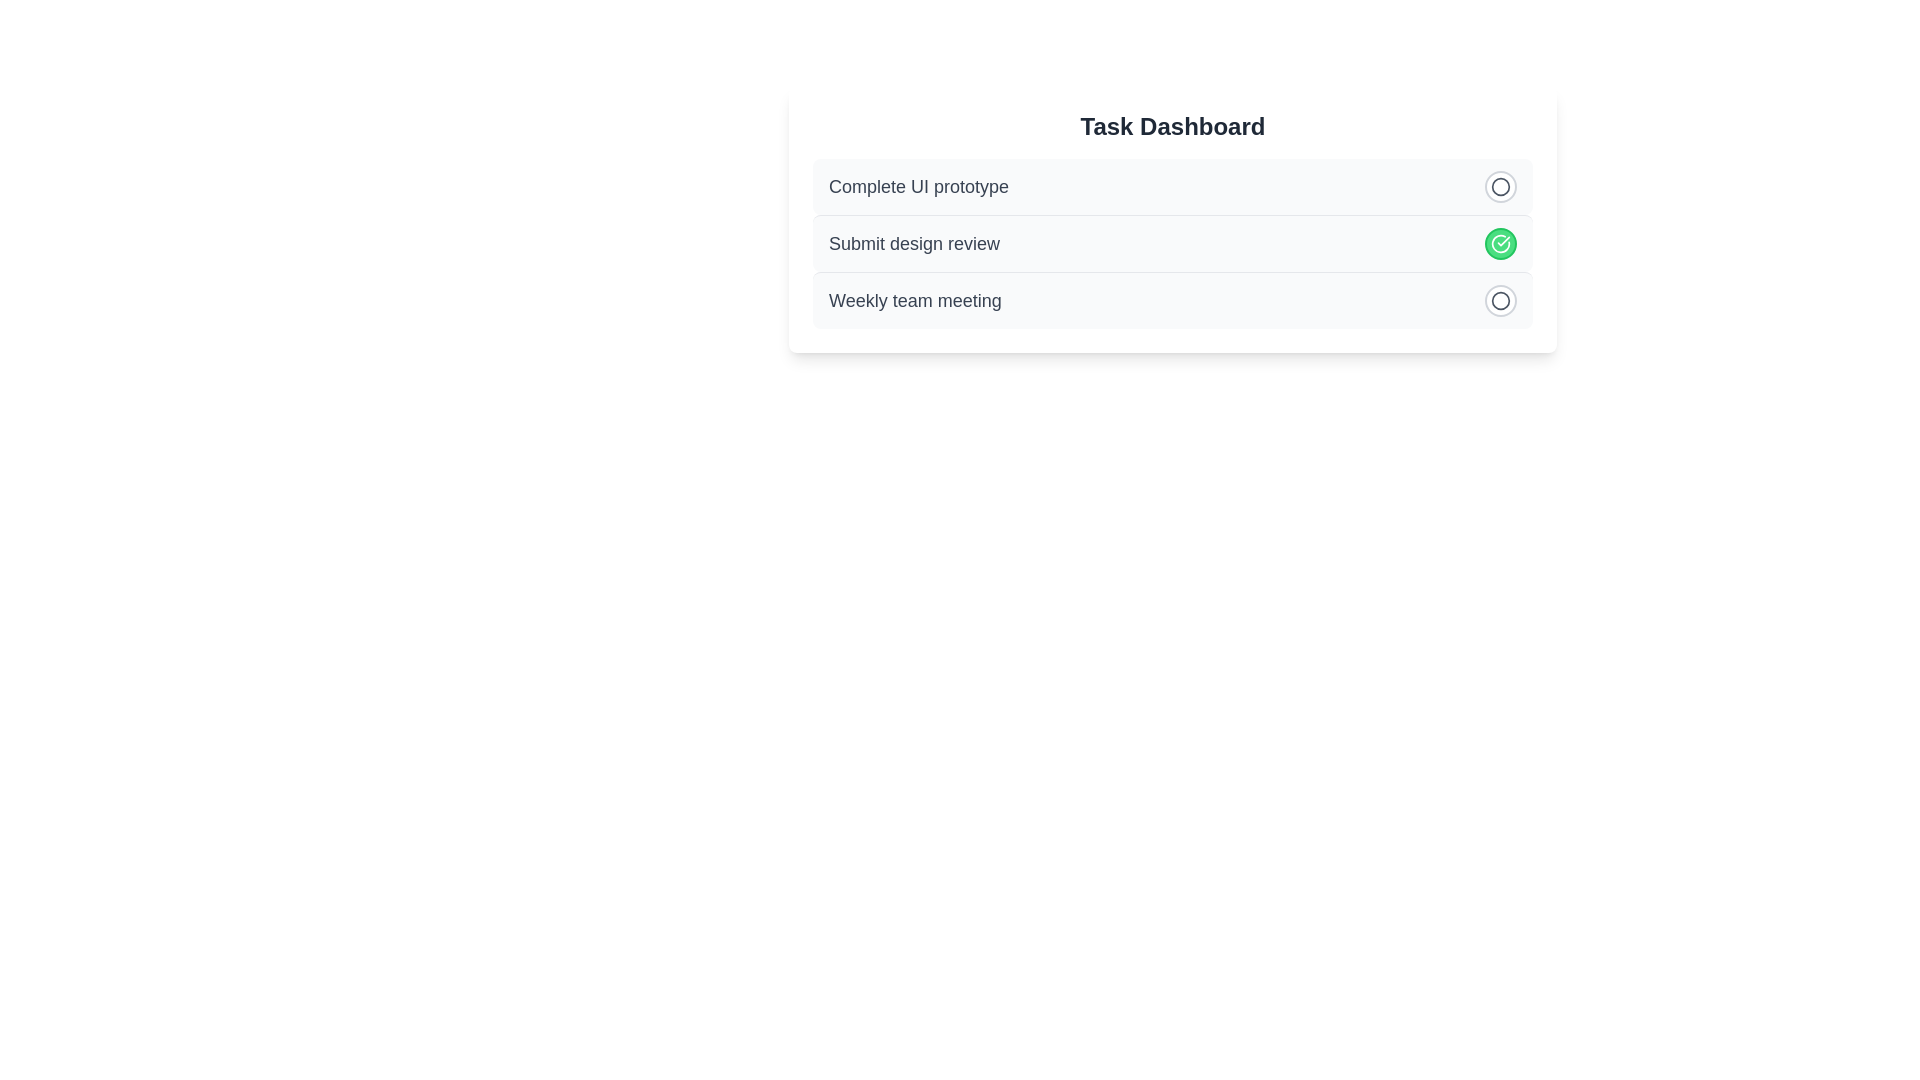 The image size is (1920, 1080). Describe the element at coordinates (1172, 186) in the screenshot. I see `the task item to reveal its details` at that location.